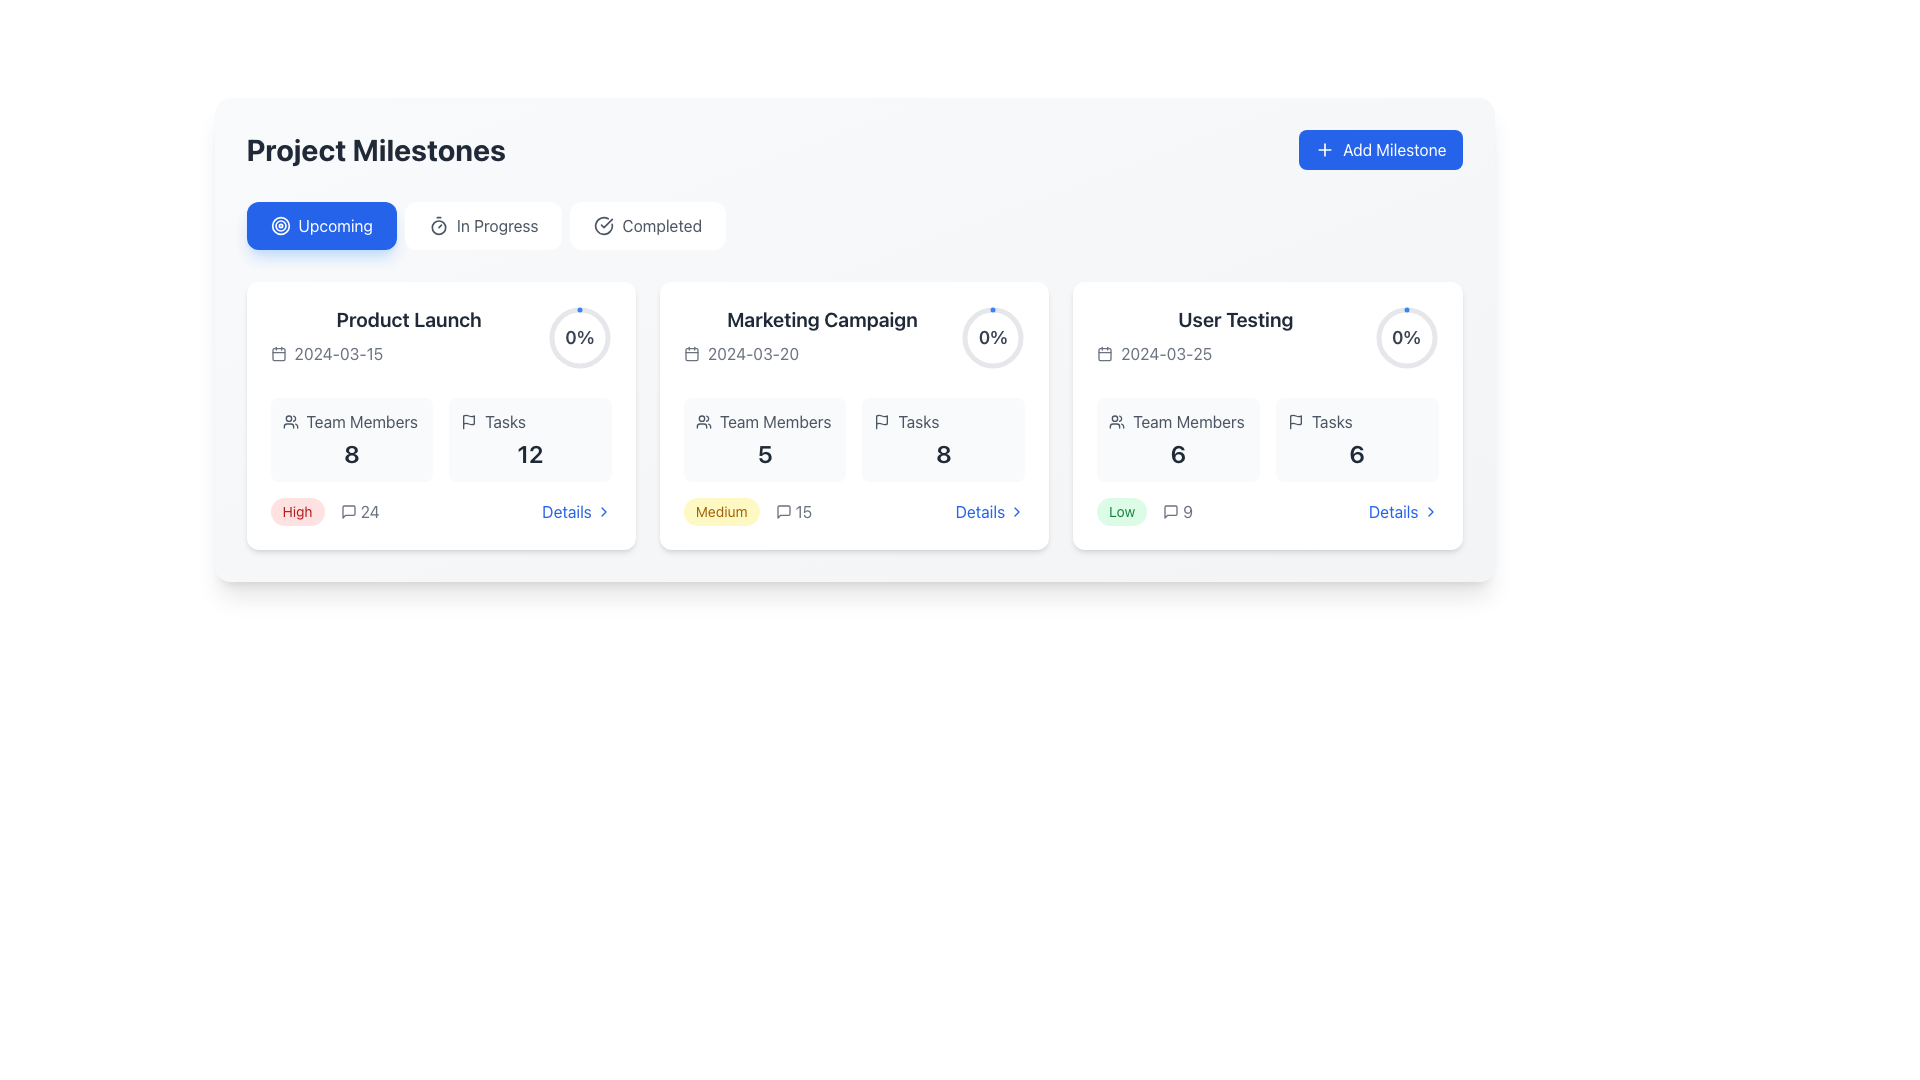 Image resolution: width=1920 pixels, height=1080 pixels. What do you see at coordinates (764, 438) in the screenshot?
I see `the Text with Icon displaying the number of team members associated with the Marketing Campaign milestone, located under the 'Marketing Campaign' card in the grid layout` at bounding box center [764, 438].